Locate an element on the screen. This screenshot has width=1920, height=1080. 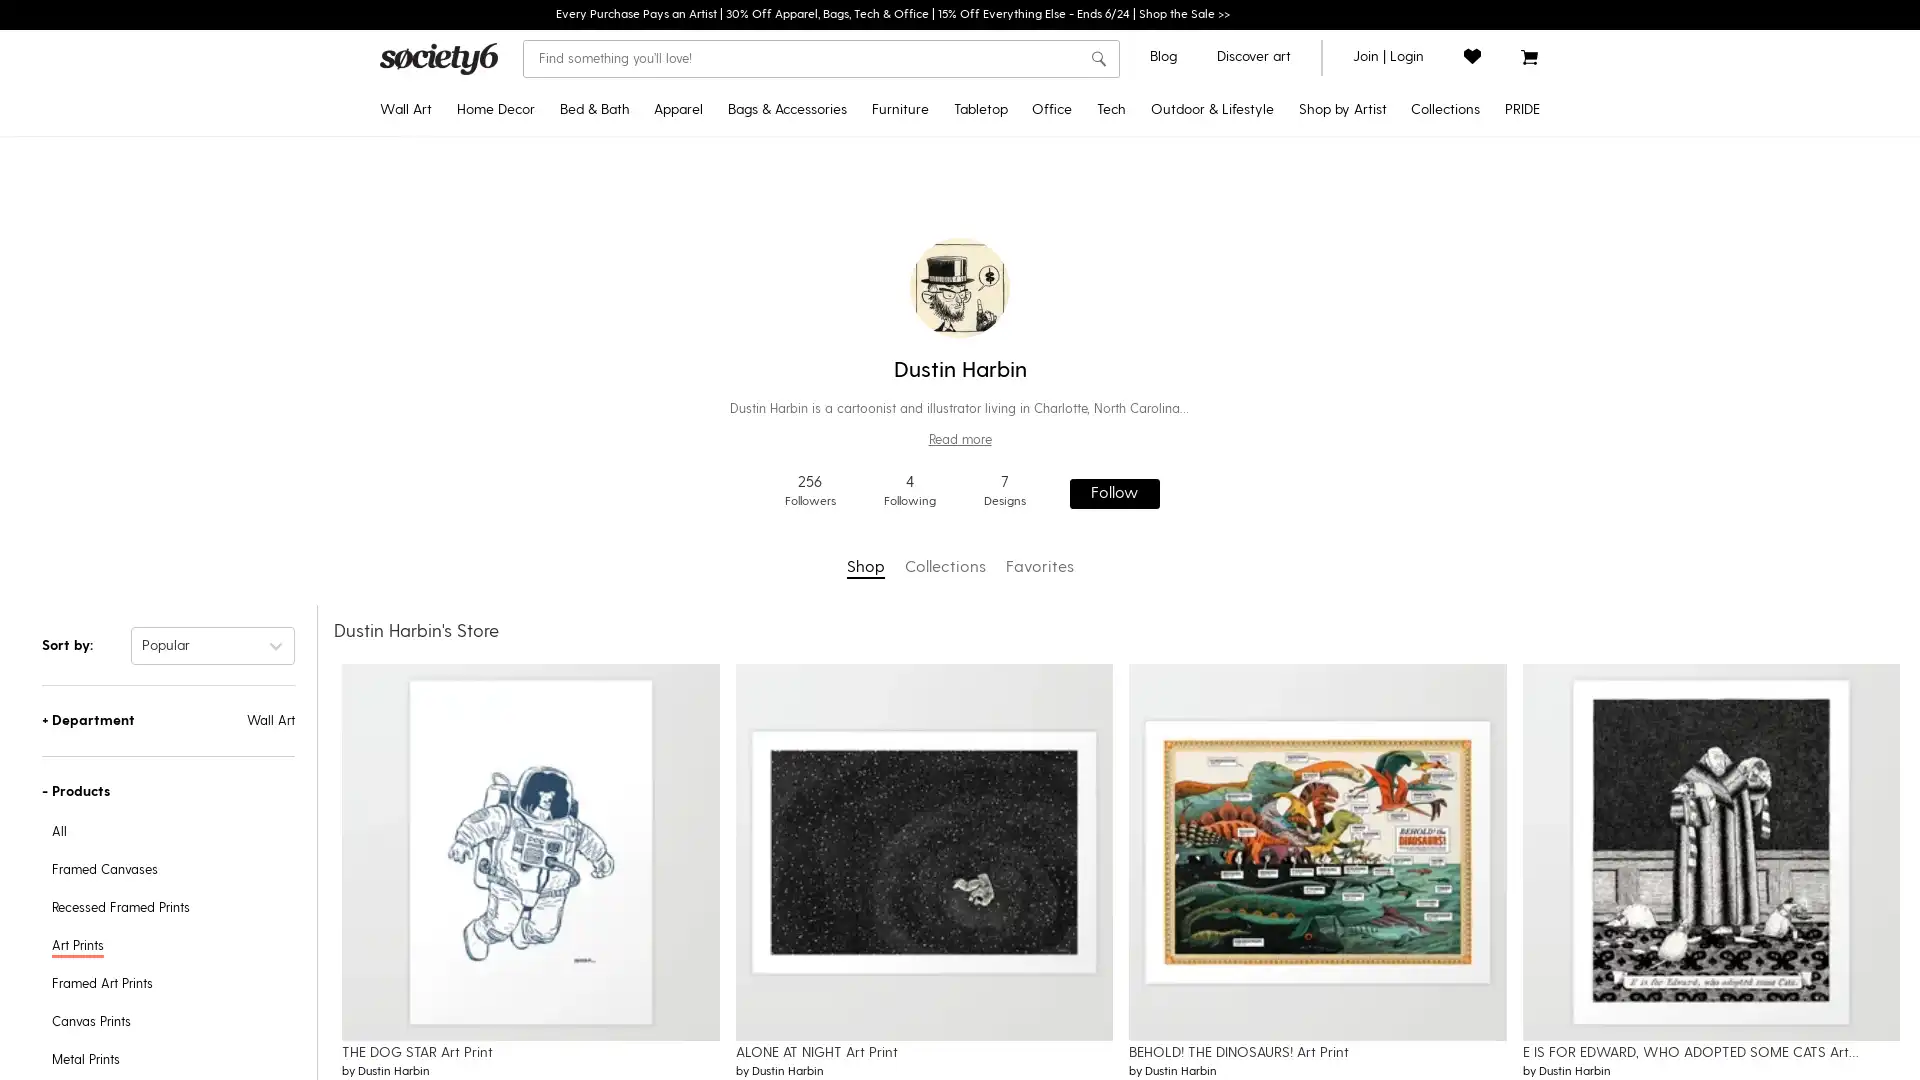
Posters is located at coordinates (470, 353).